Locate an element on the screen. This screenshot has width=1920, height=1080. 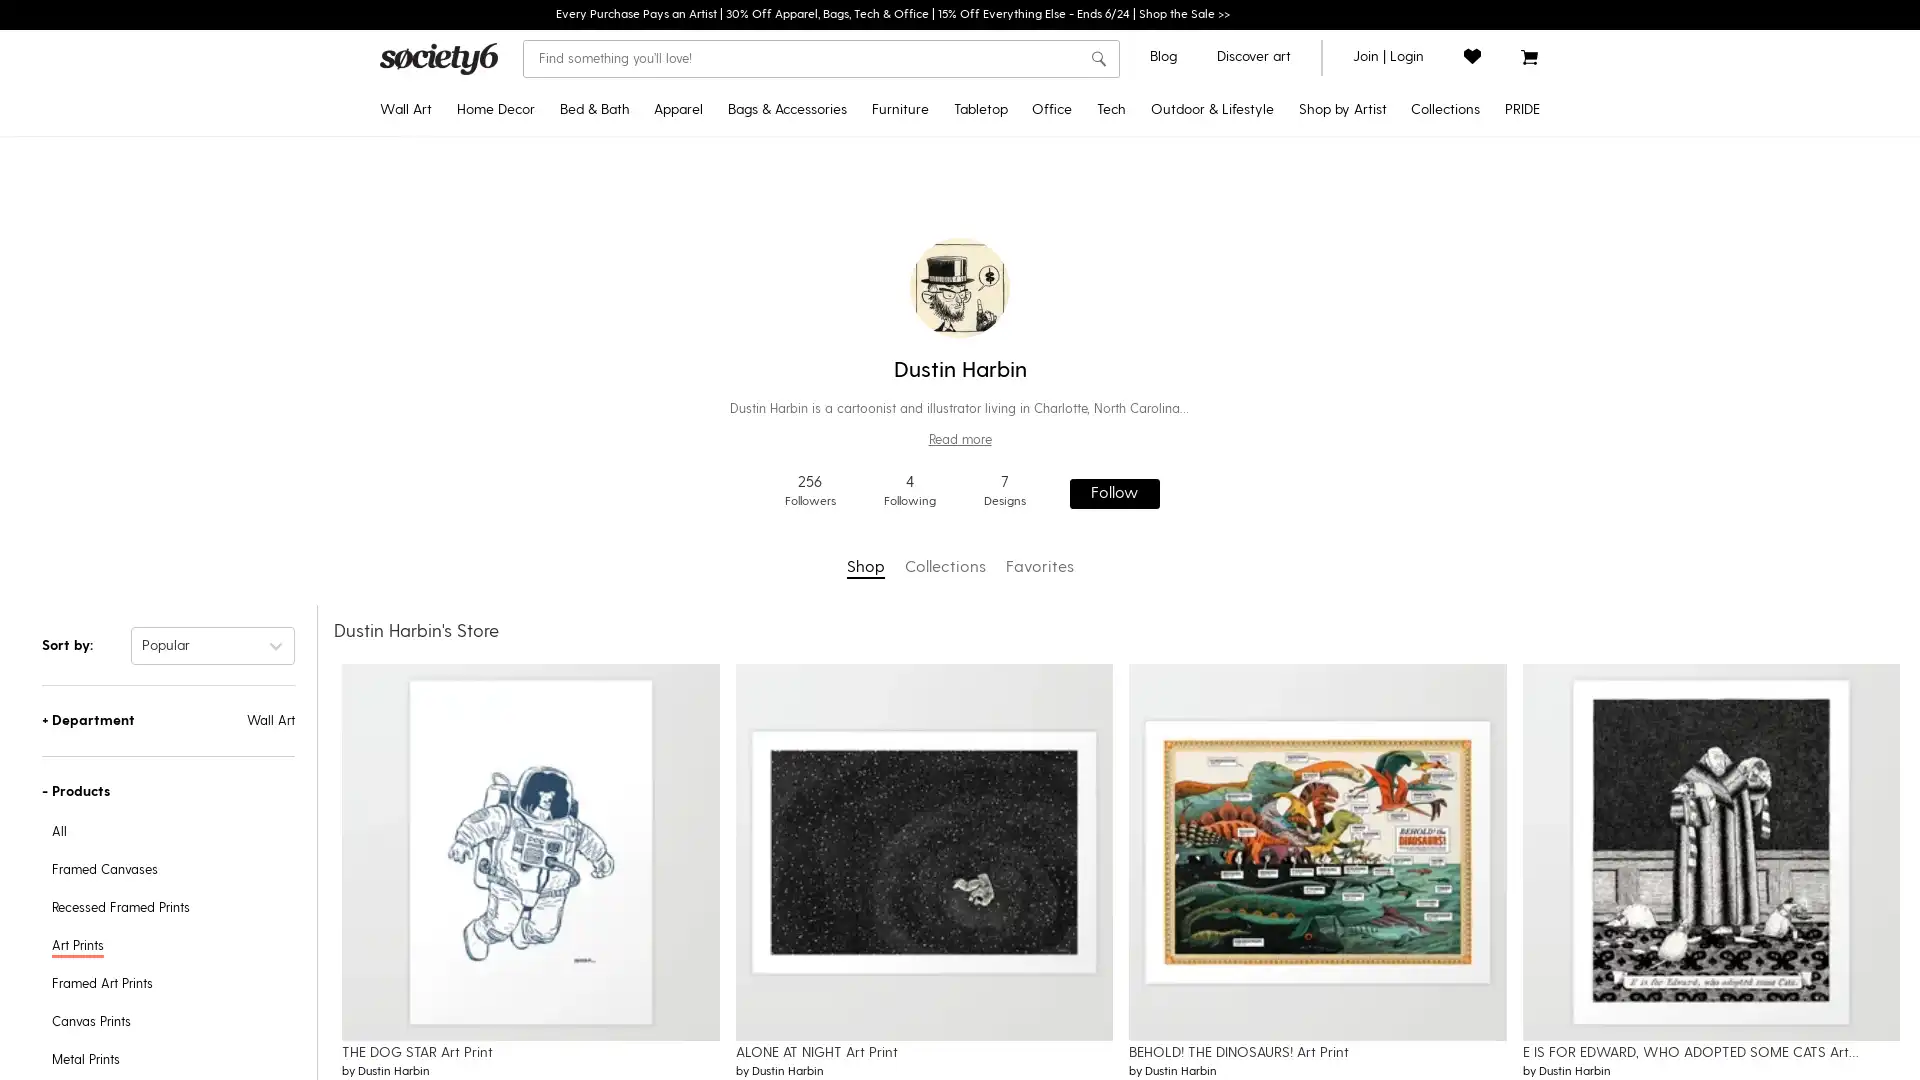
Posters is located at coordinates (470, 353).